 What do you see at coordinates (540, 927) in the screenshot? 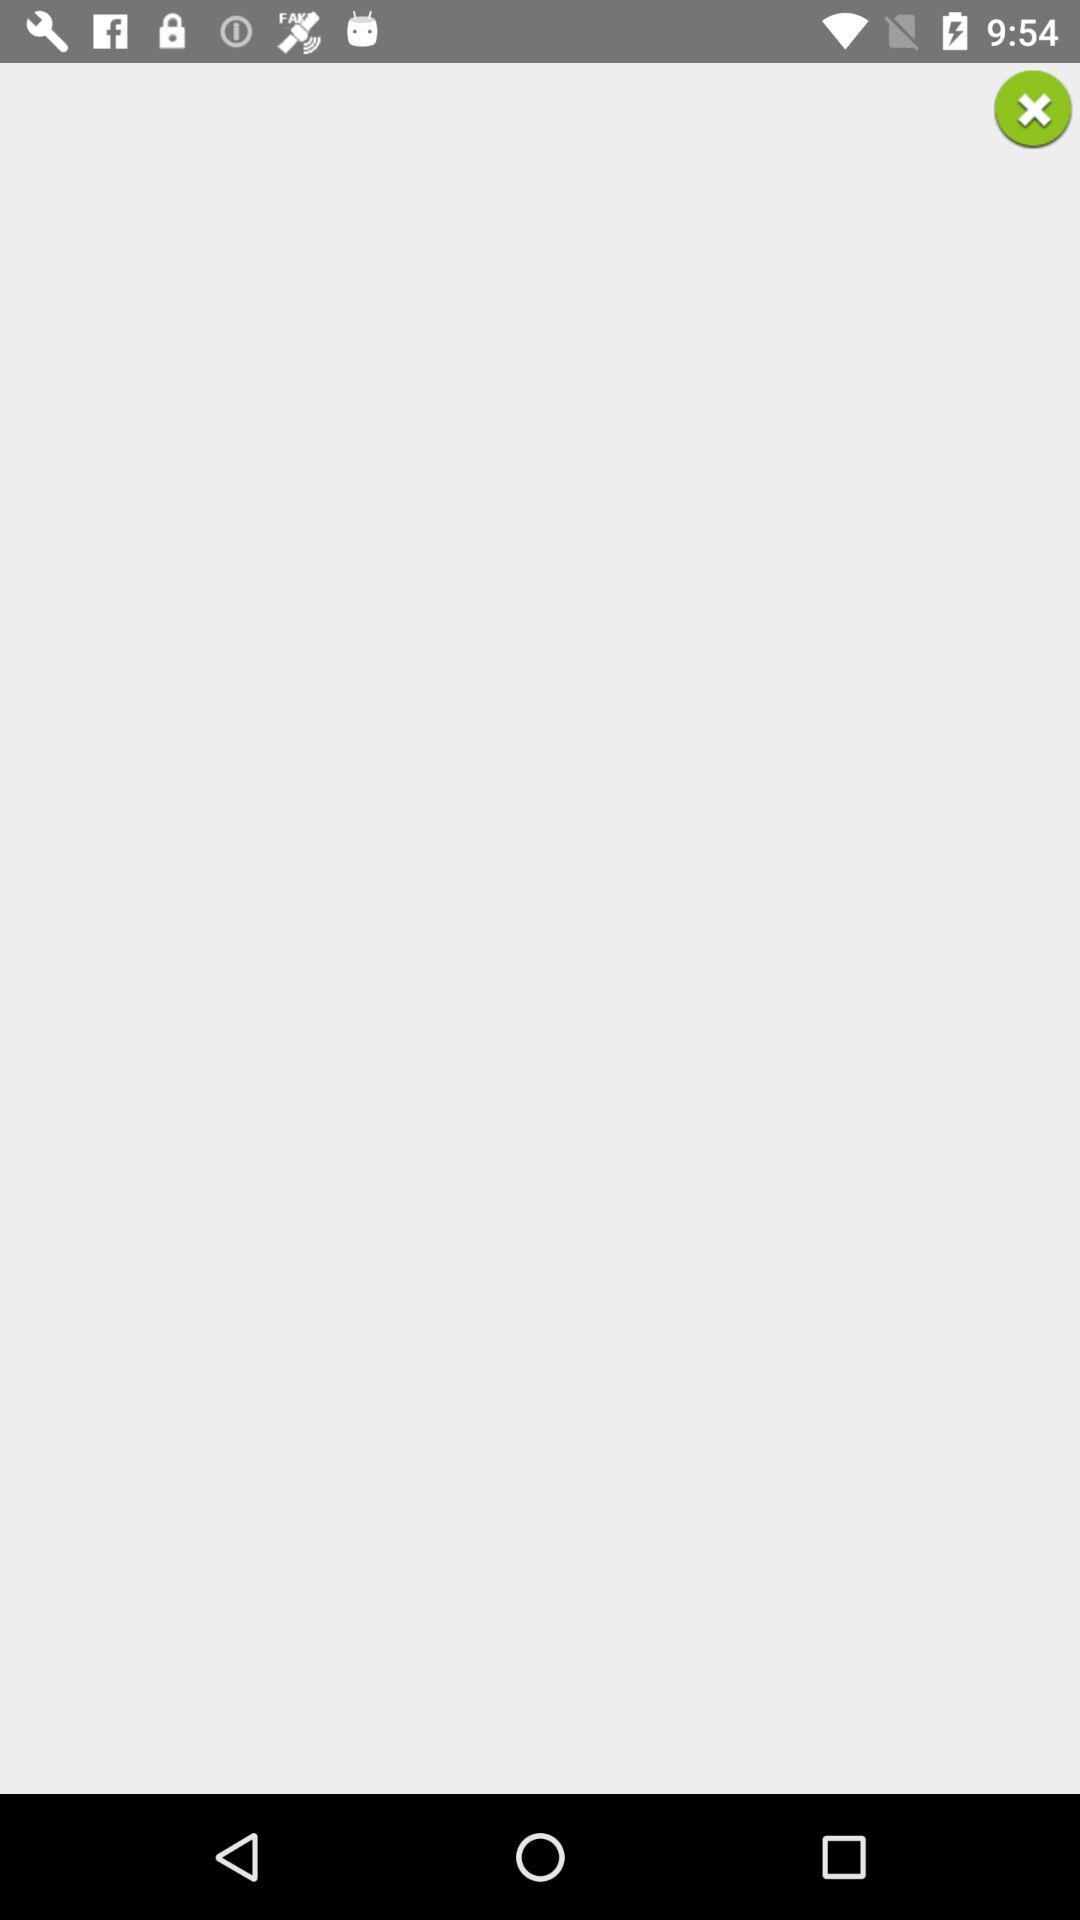
I see `the icon at the center` at bounding box center [540, 927].